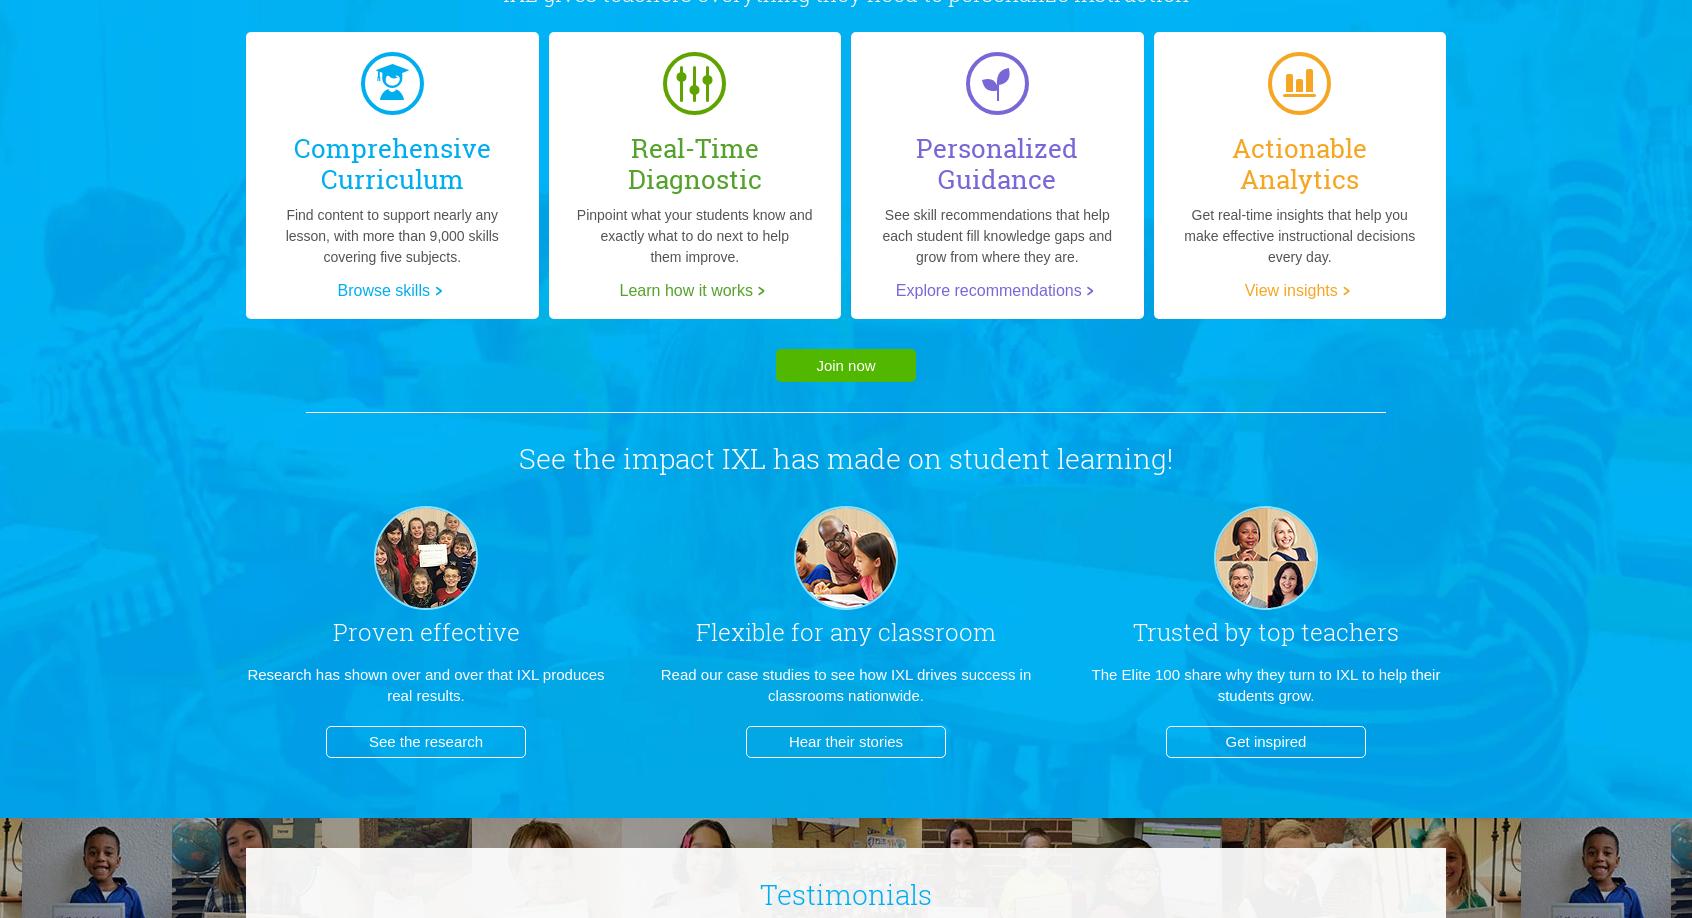 The image size is (1692, 918). What do you see at coordinates (784, 631) in the screenshot?
I see `'Flexible for any'` at bounding box center [784, 631].